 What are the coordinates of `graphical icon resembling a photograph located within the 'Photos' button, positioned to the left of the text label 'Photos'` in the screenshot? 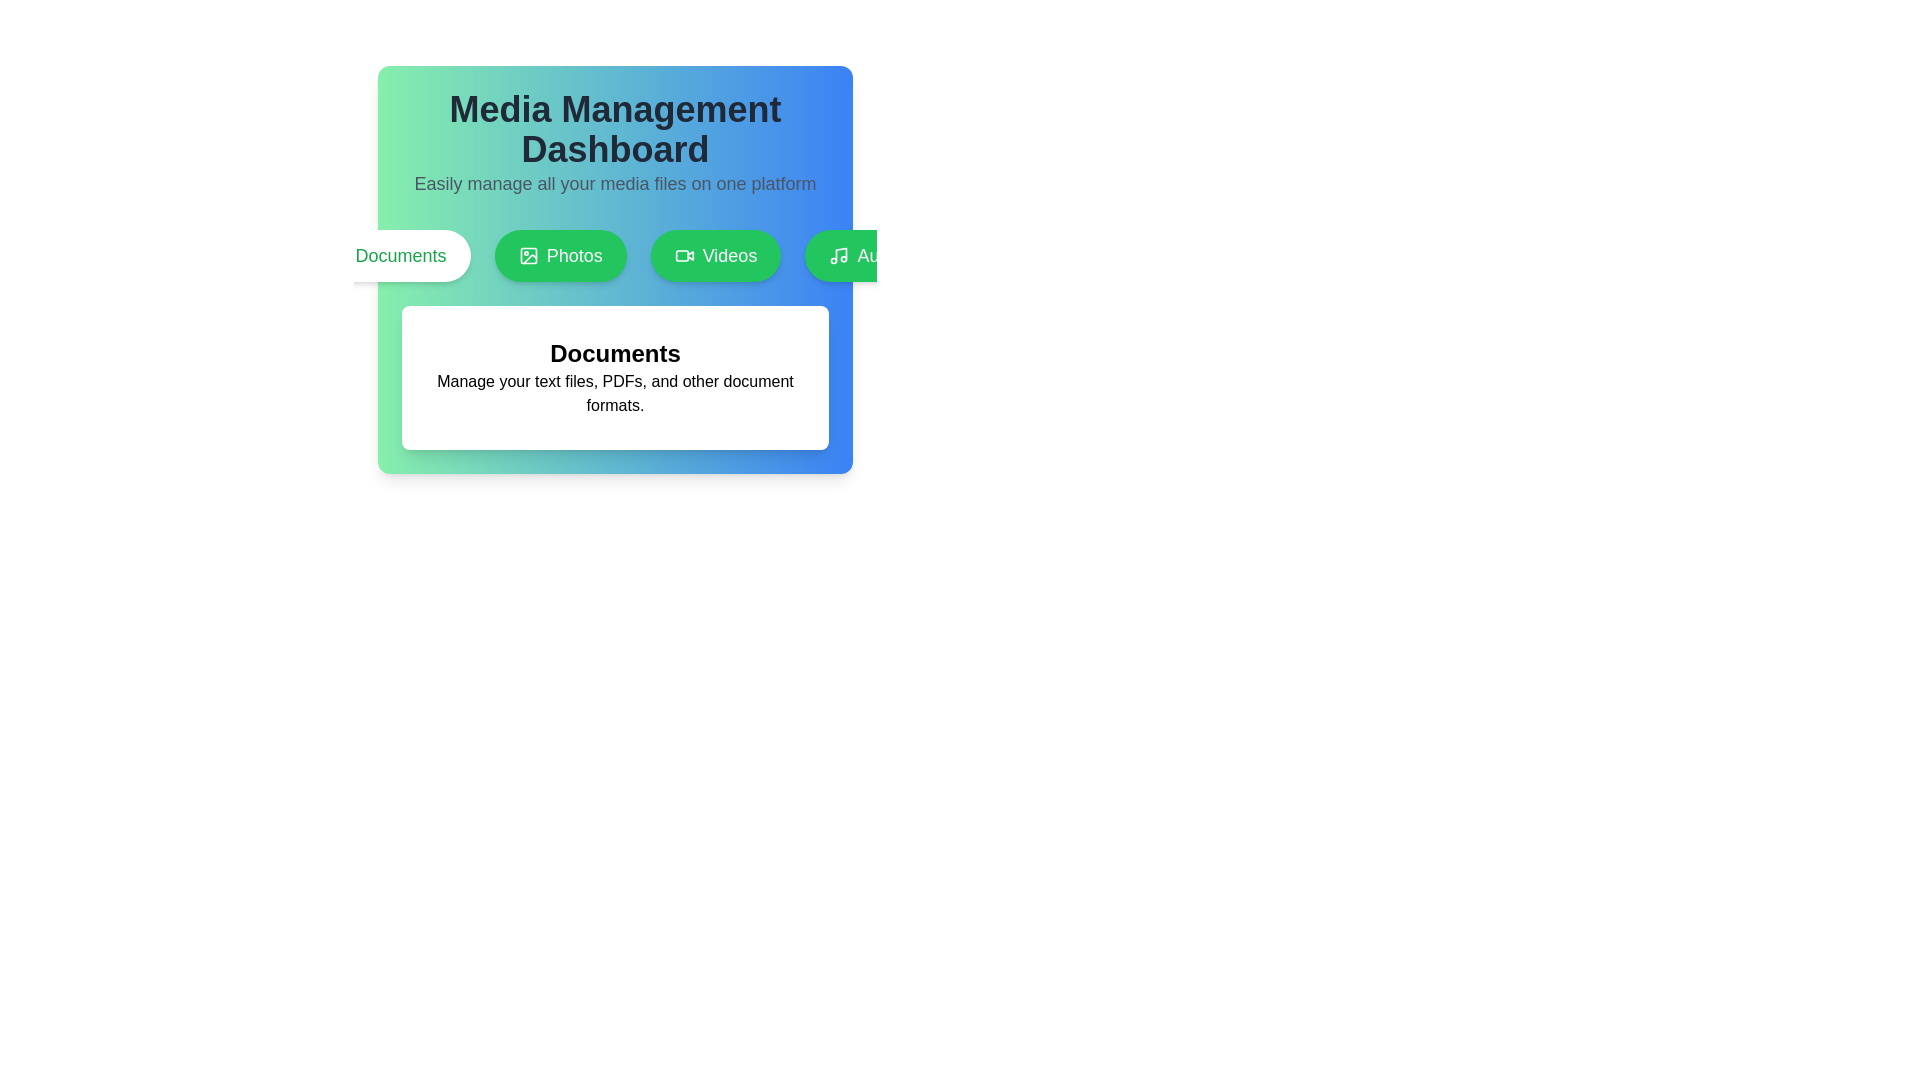 It's located at (528, 254).